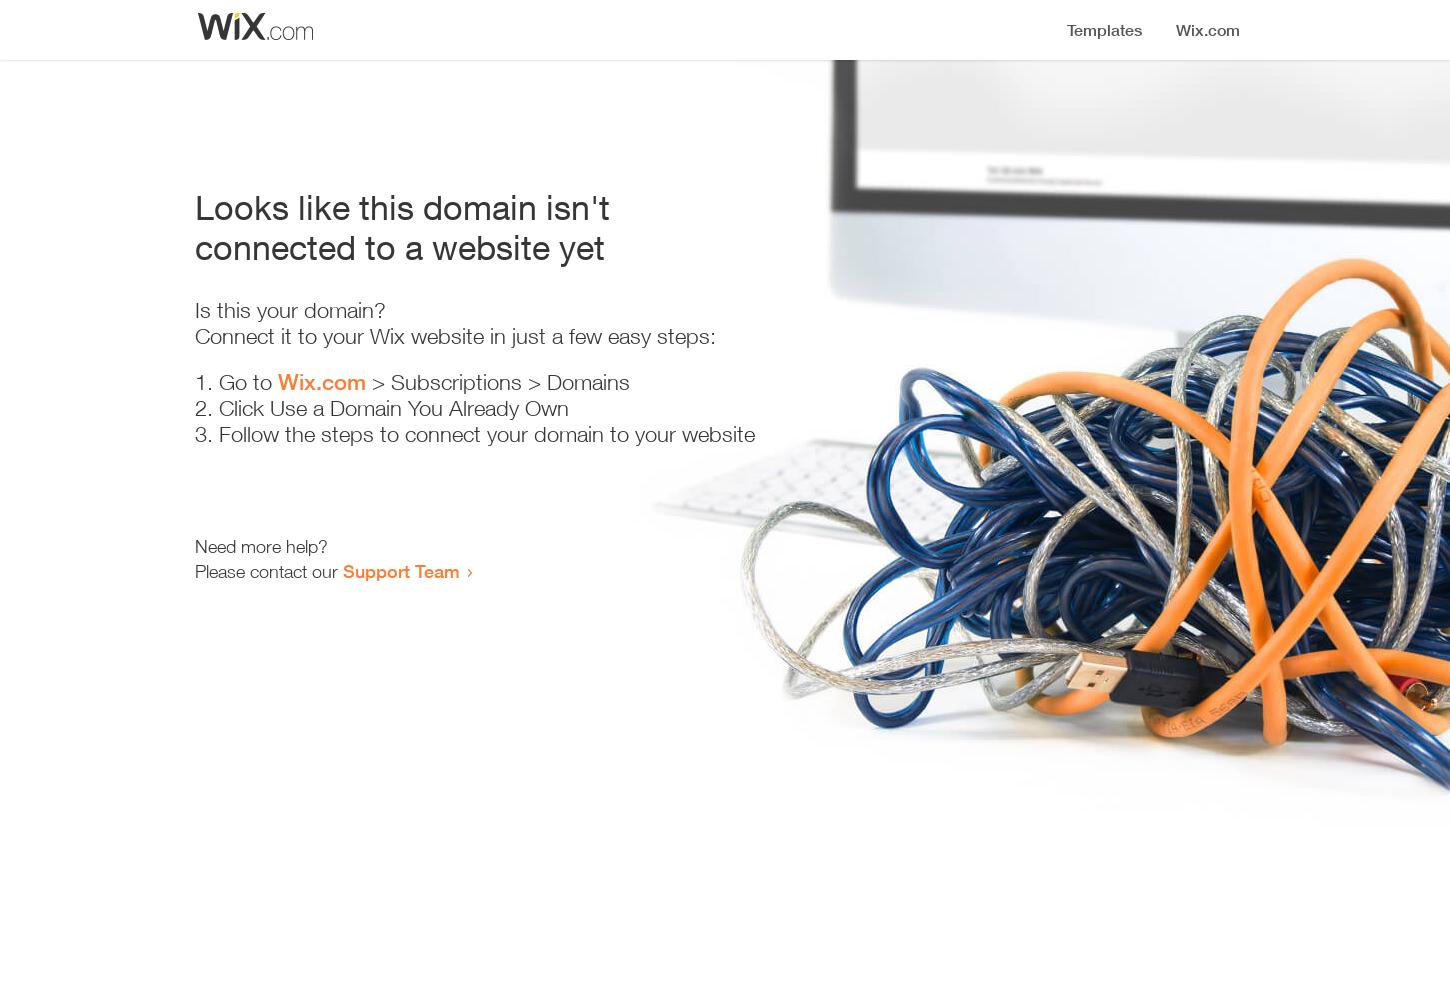 Image resolution: width=1450 pixels, height=1000 pixels. Describe the element at coordinates (248, 382) in the screenshot. I see `'Go to'` at that location.